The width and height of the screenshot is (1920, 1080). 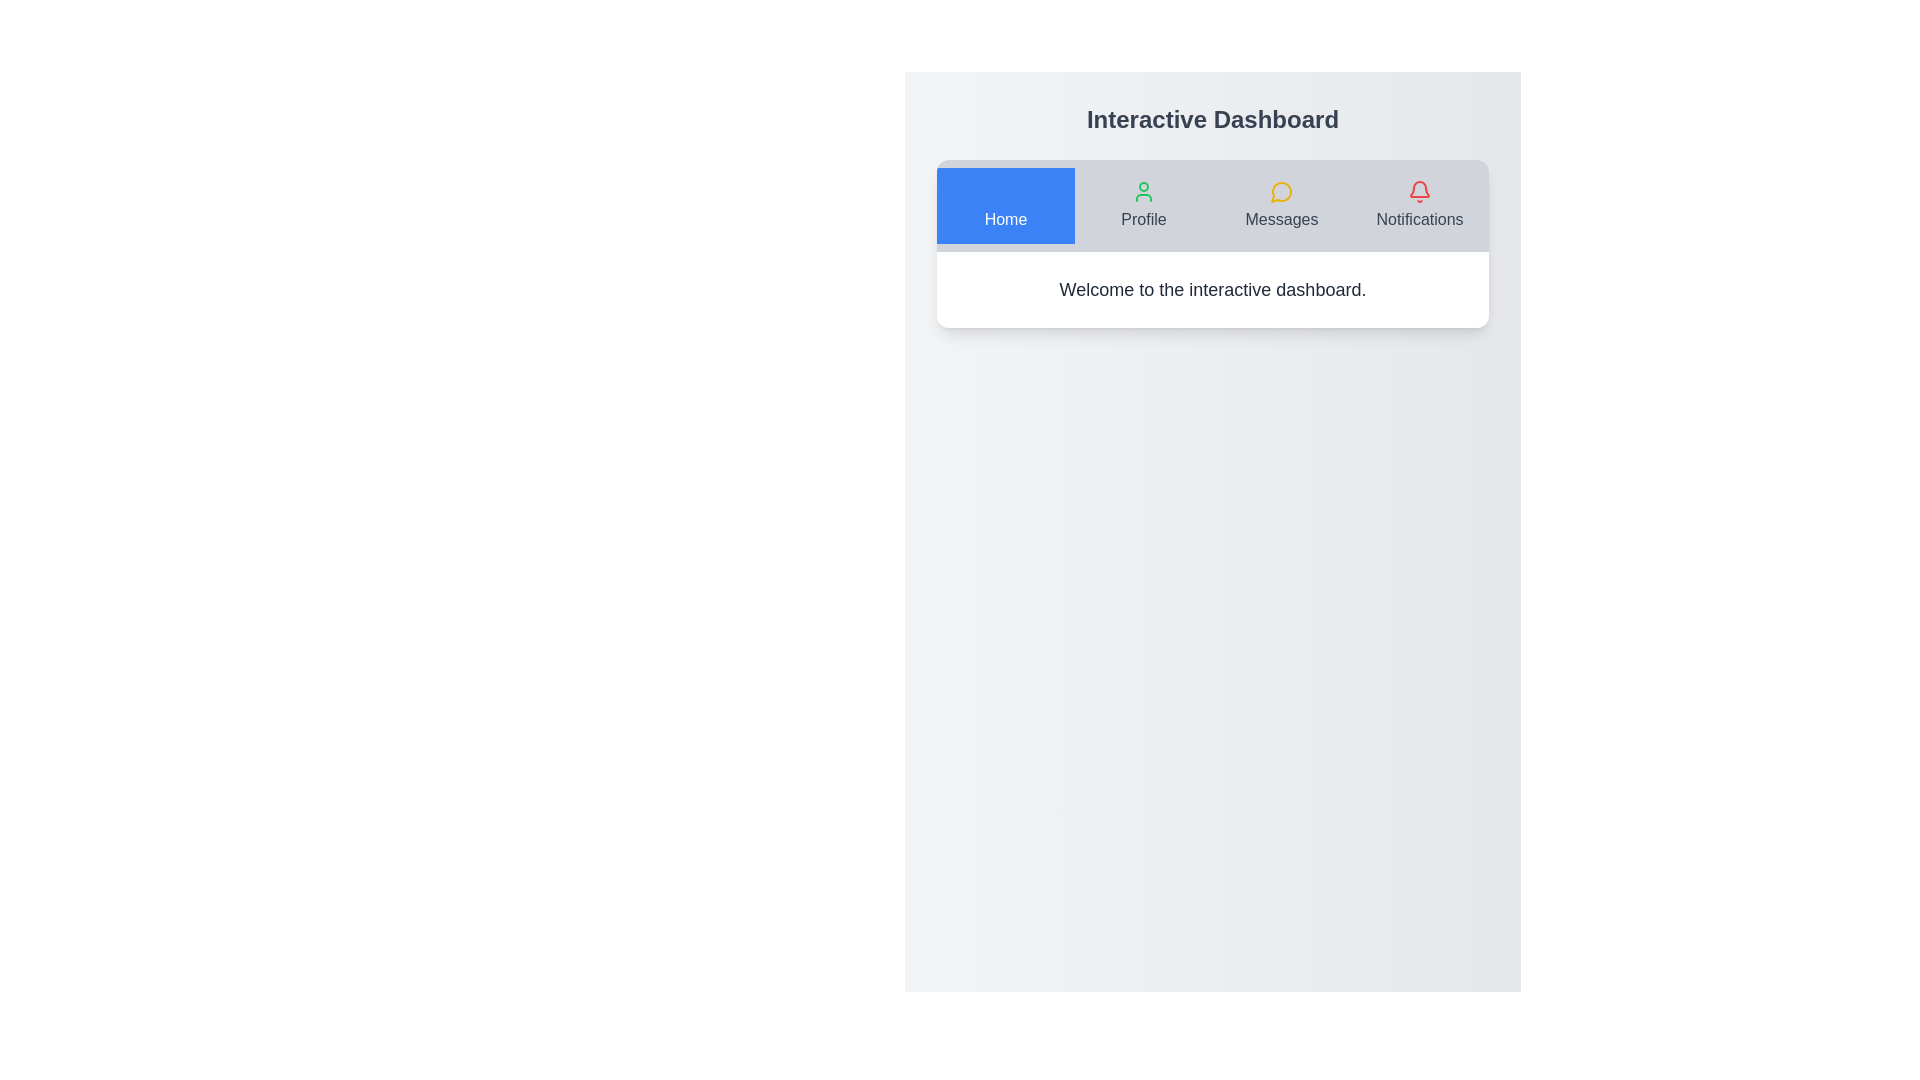 What do you see at coordinates (1281, 192) in the screenshot?
I see `the messaging icon in the navigation bar` at bounding box center [1281, 192].